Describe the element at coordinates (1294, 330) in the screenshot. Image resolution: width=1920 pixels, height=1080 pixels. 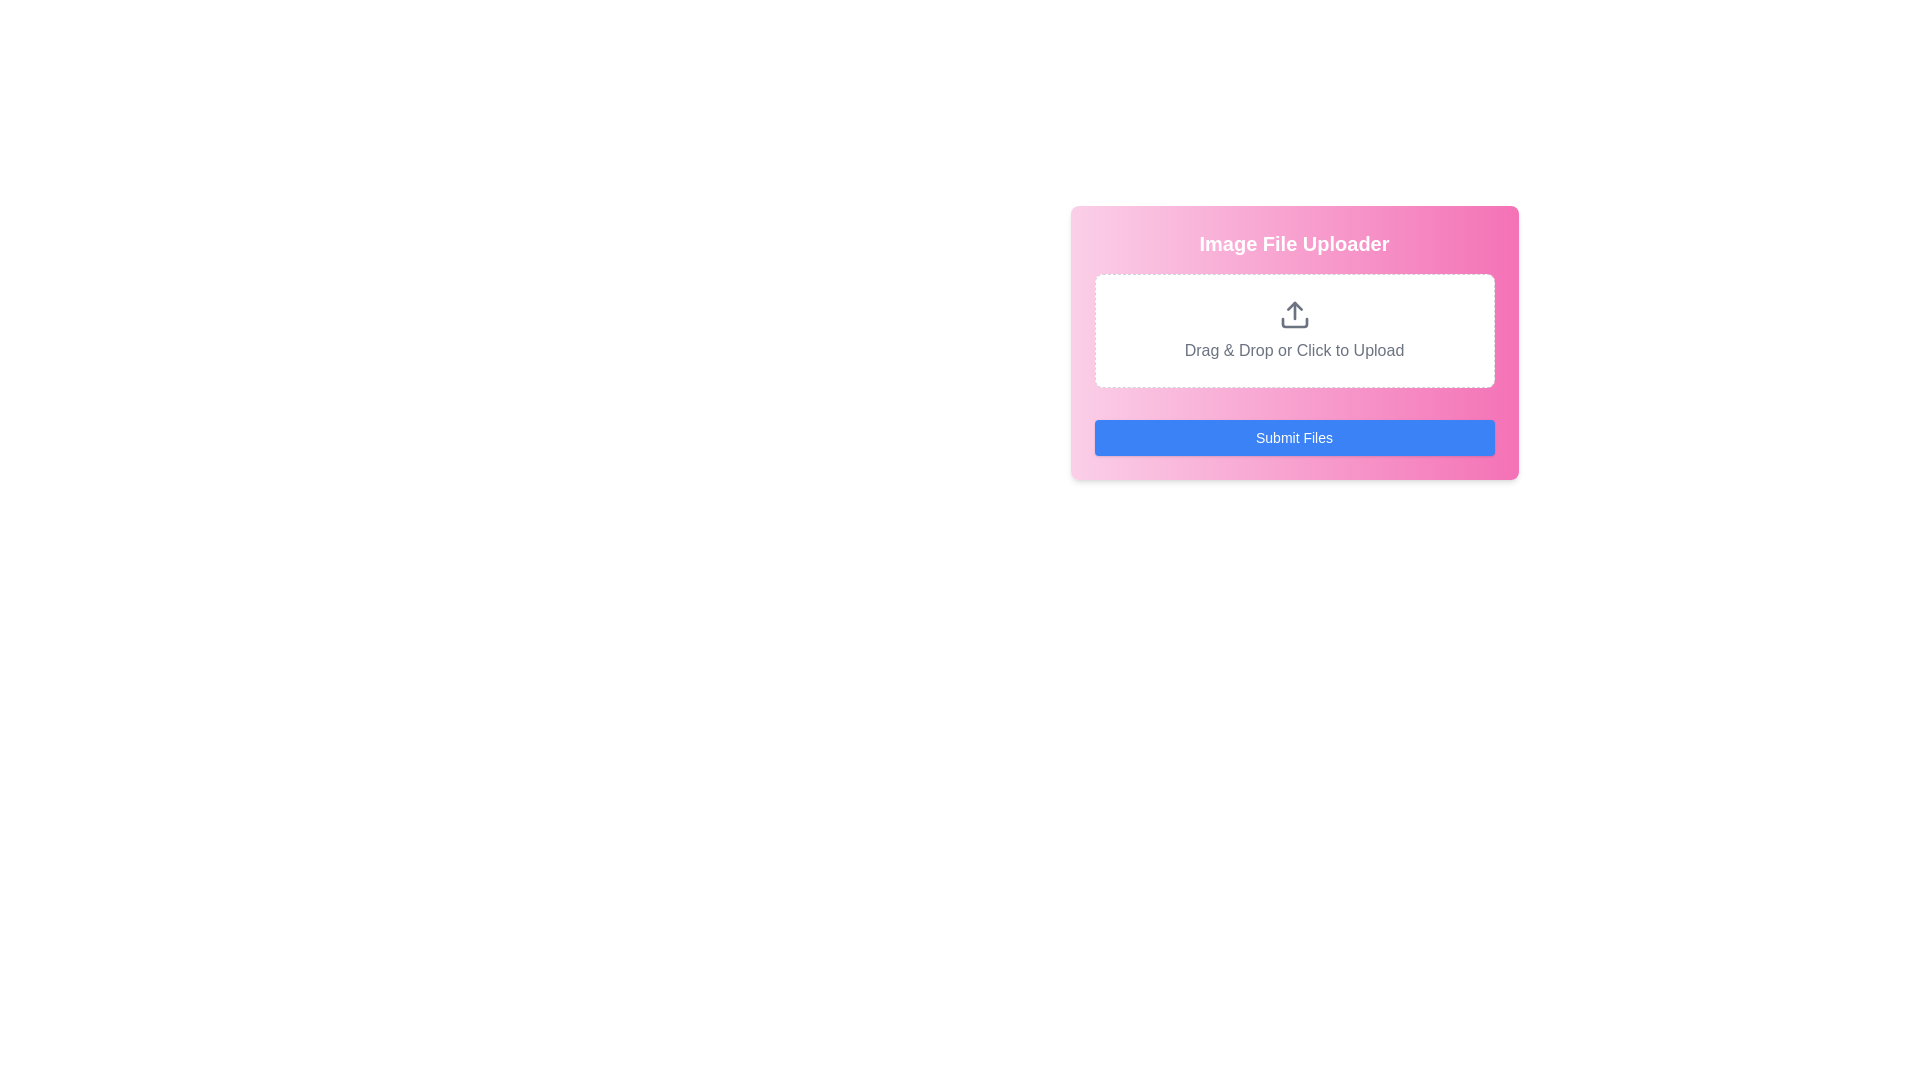
I see `and drop files into the File upload area, which is a rectangular area with dashed gray lines and an upload icon, located below the 'Image File Uploader' header and above the 'Submit Files' button` at that location.